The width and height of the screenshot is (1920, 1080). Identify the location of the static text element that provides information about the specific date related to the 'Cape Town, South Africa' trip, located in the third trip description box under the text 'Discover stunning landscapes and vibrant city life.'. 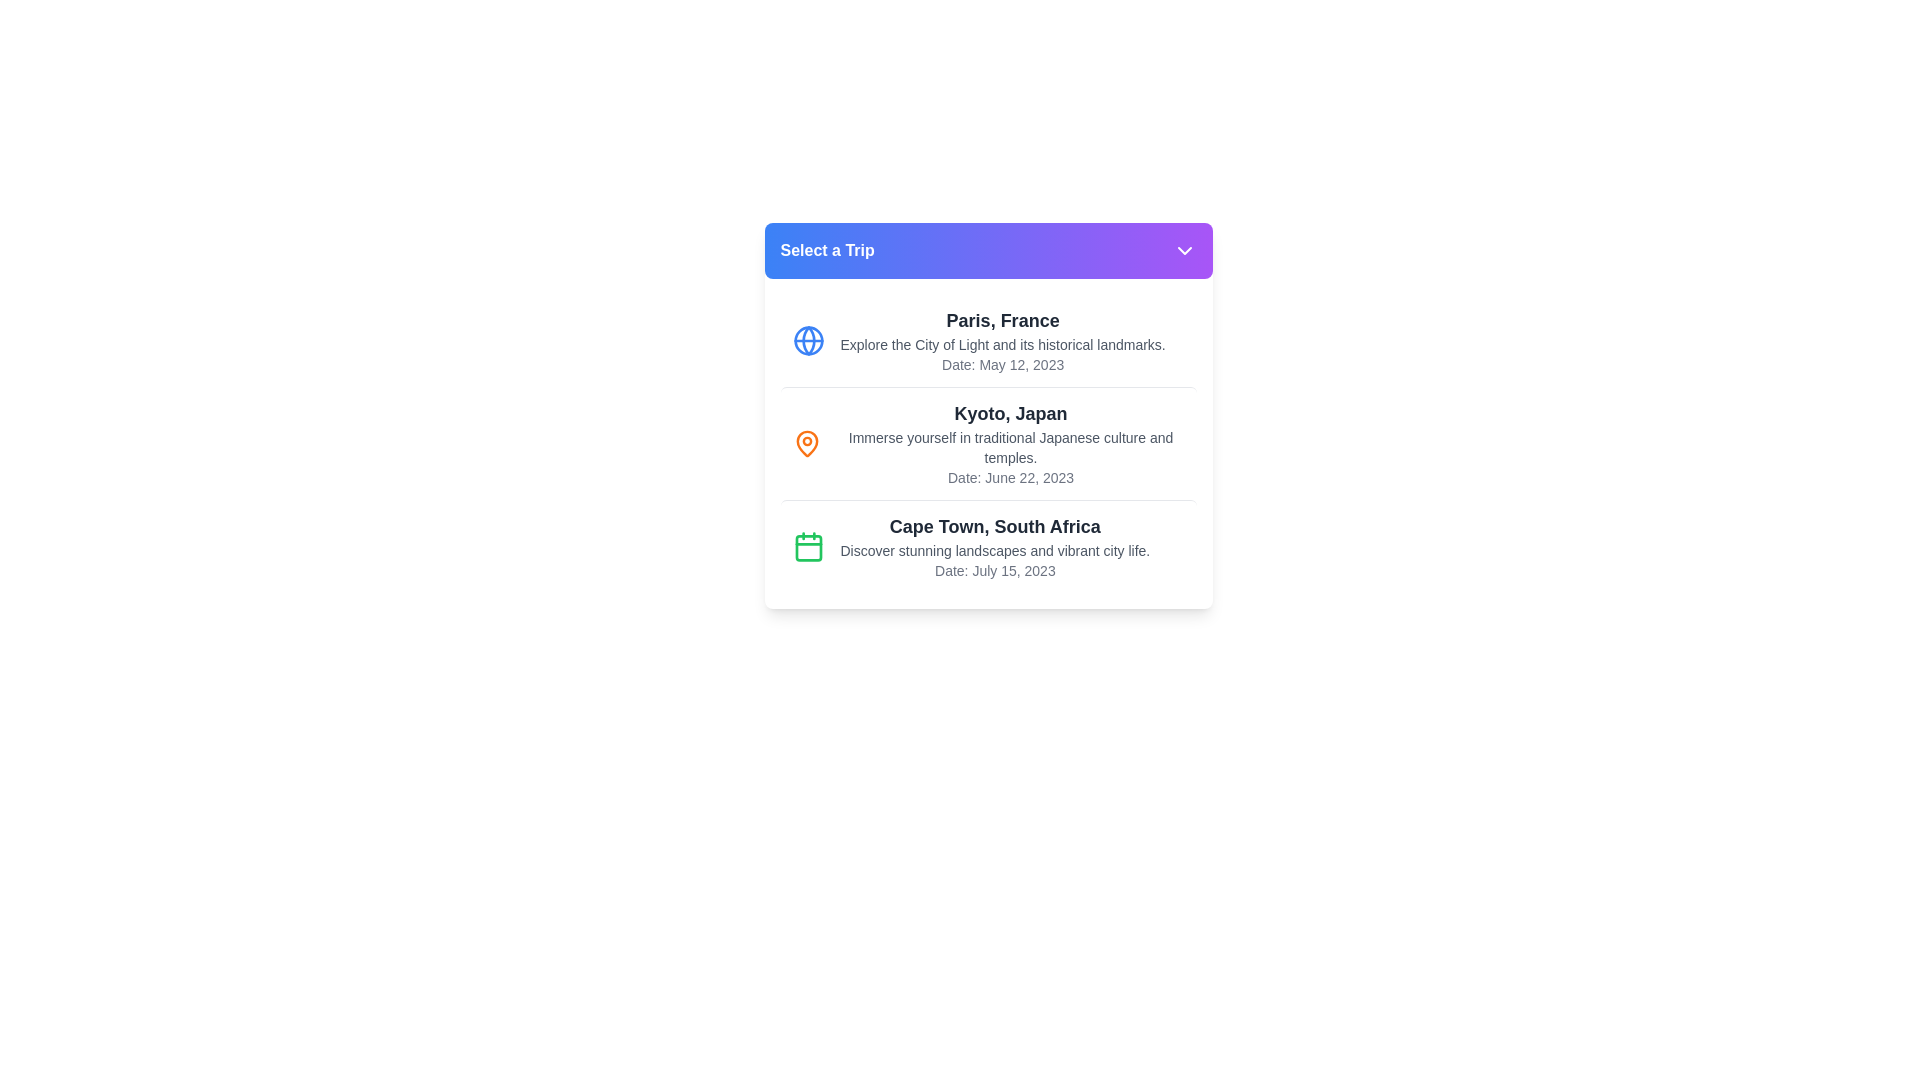
(995, 570).